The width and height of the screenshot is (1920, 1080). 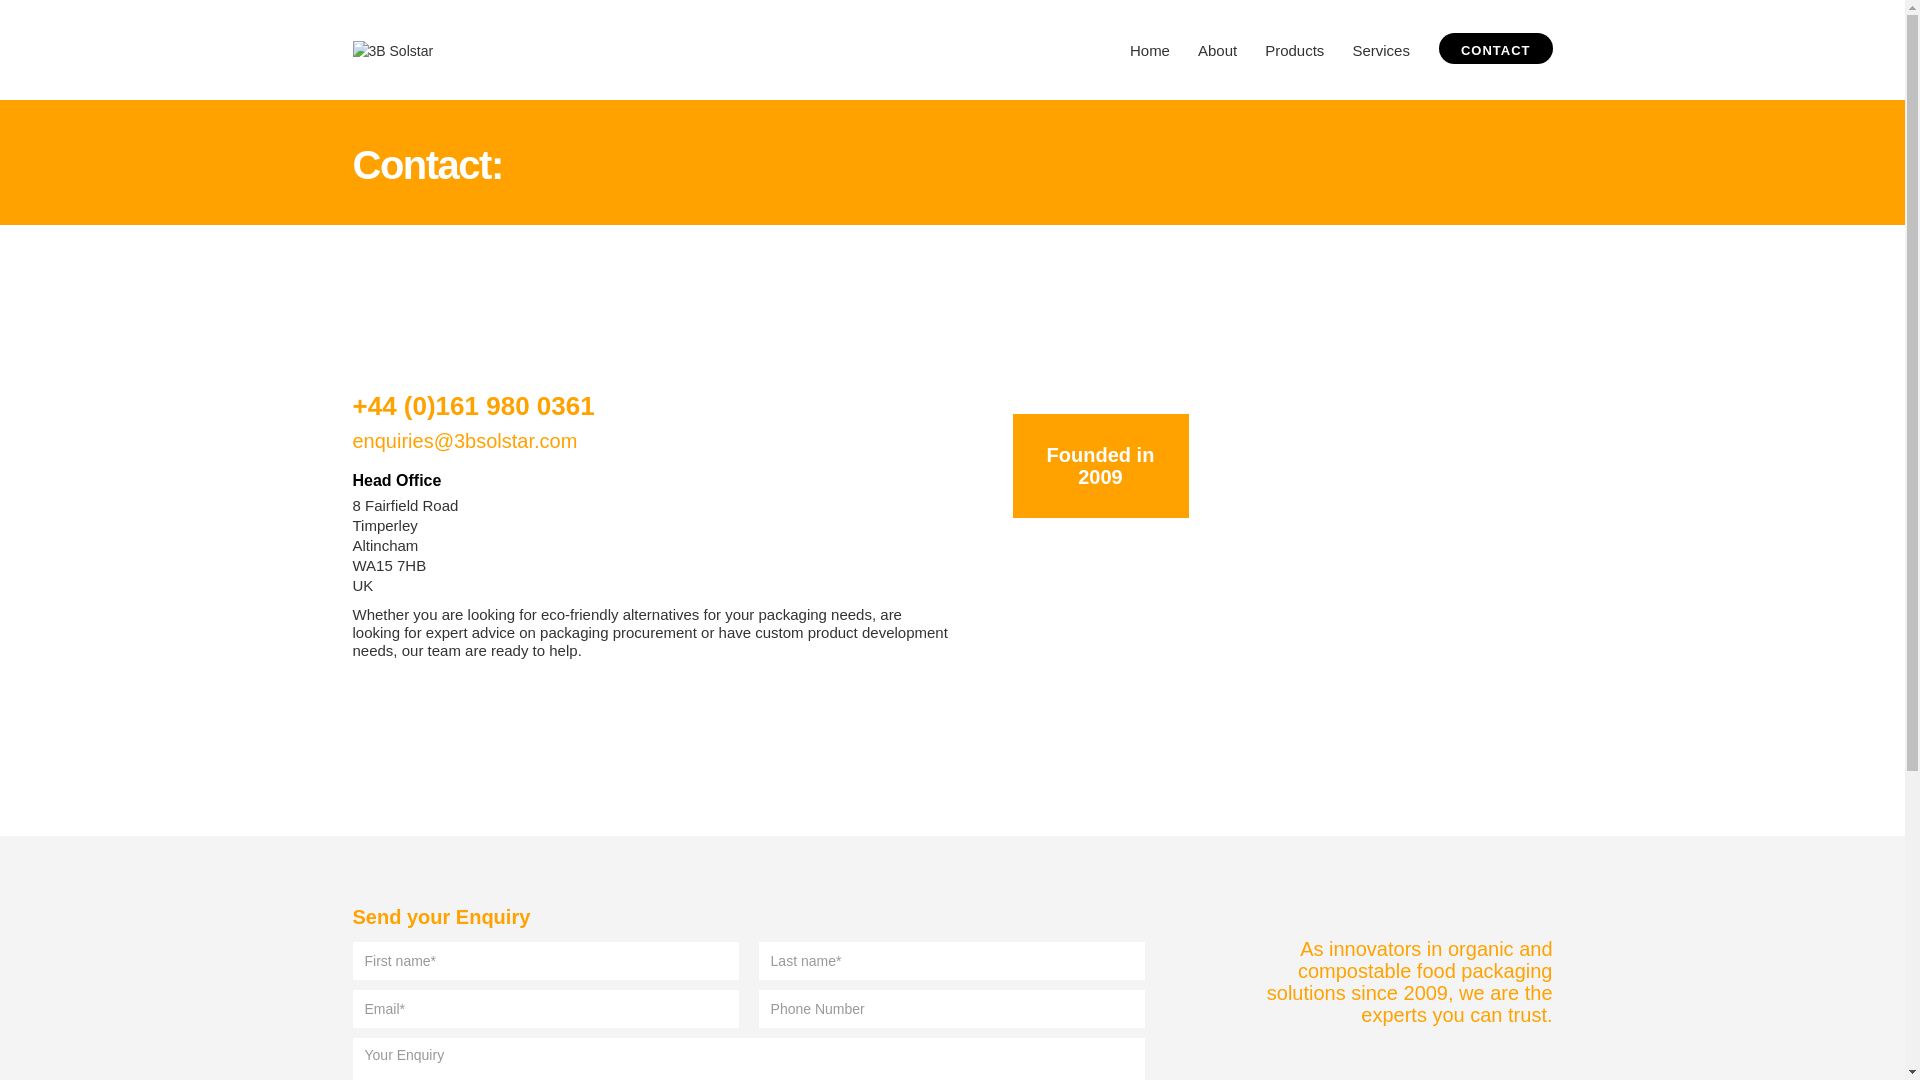 I want to click on 'CONTACT', so click(x=1438, y=46).